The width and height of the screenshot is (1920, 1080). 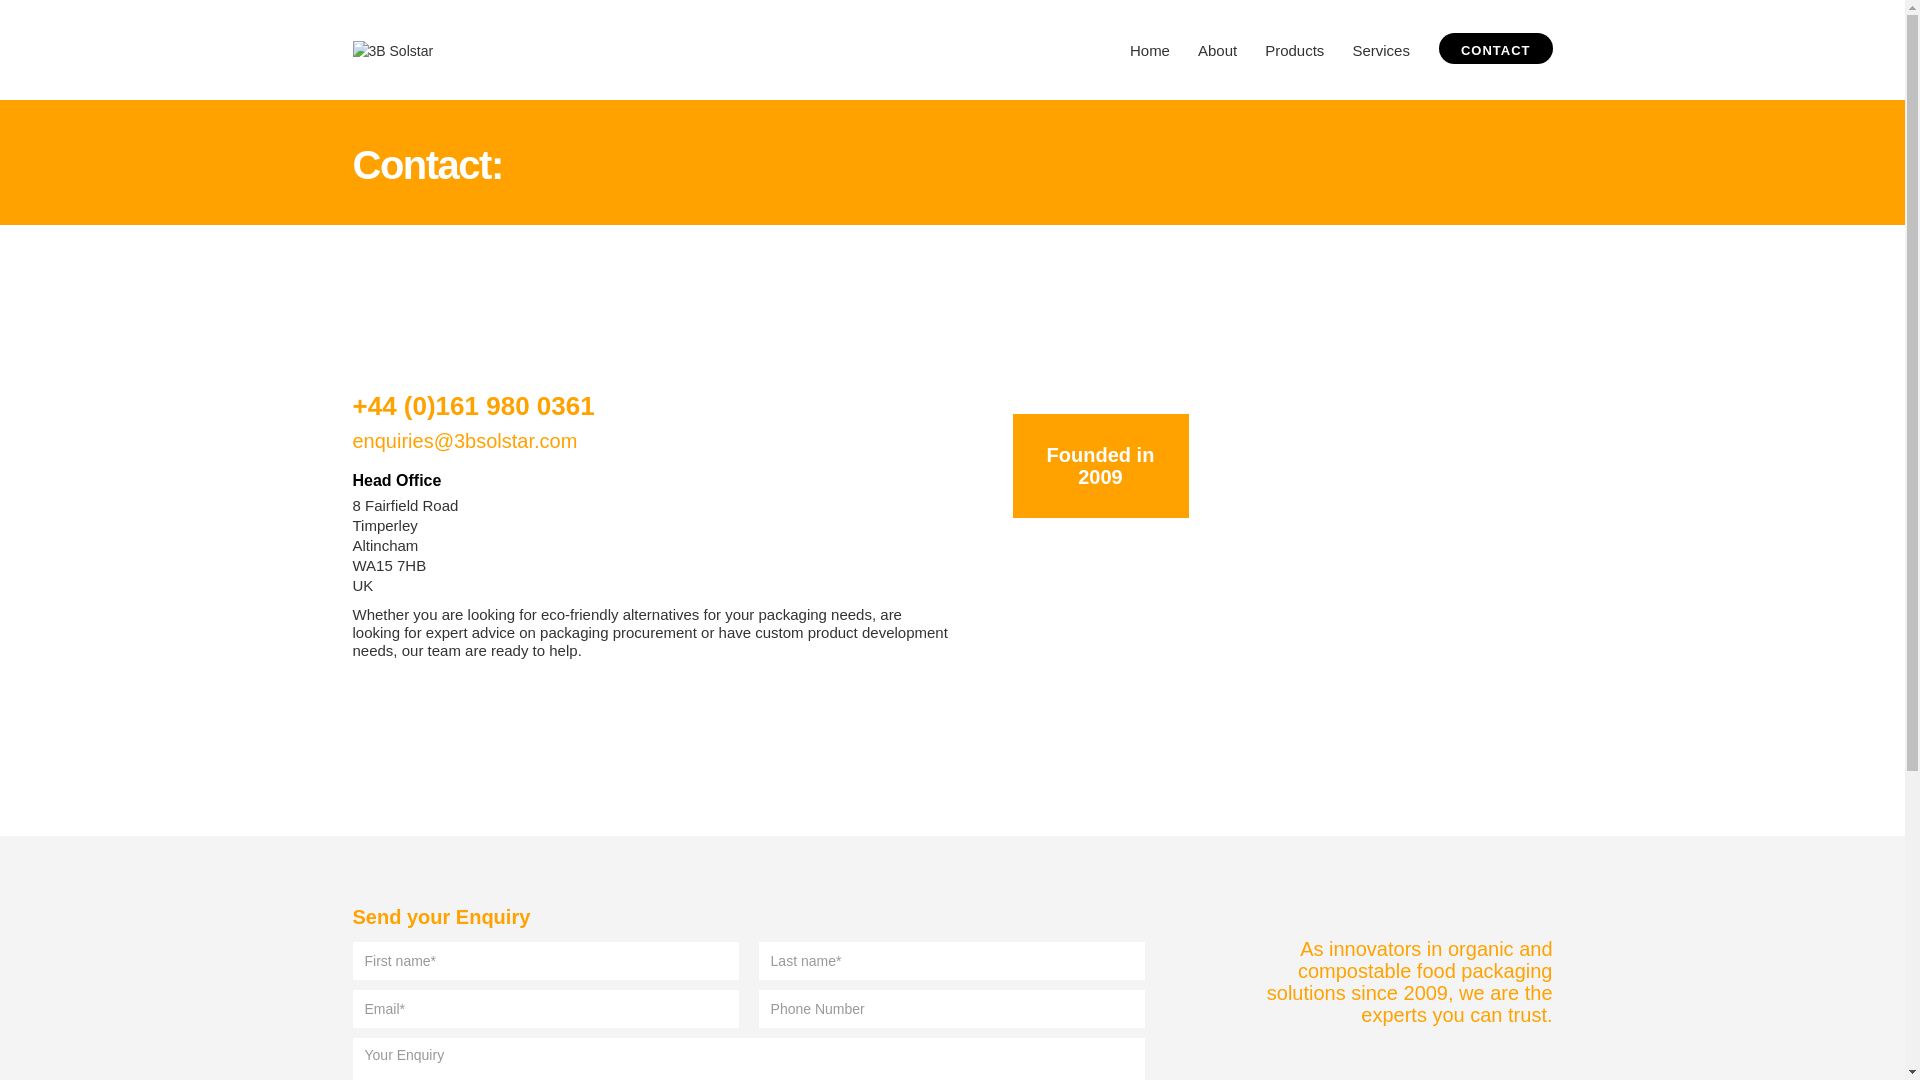 I want to click on 'CONTACT', so click(x=1438, y=46).